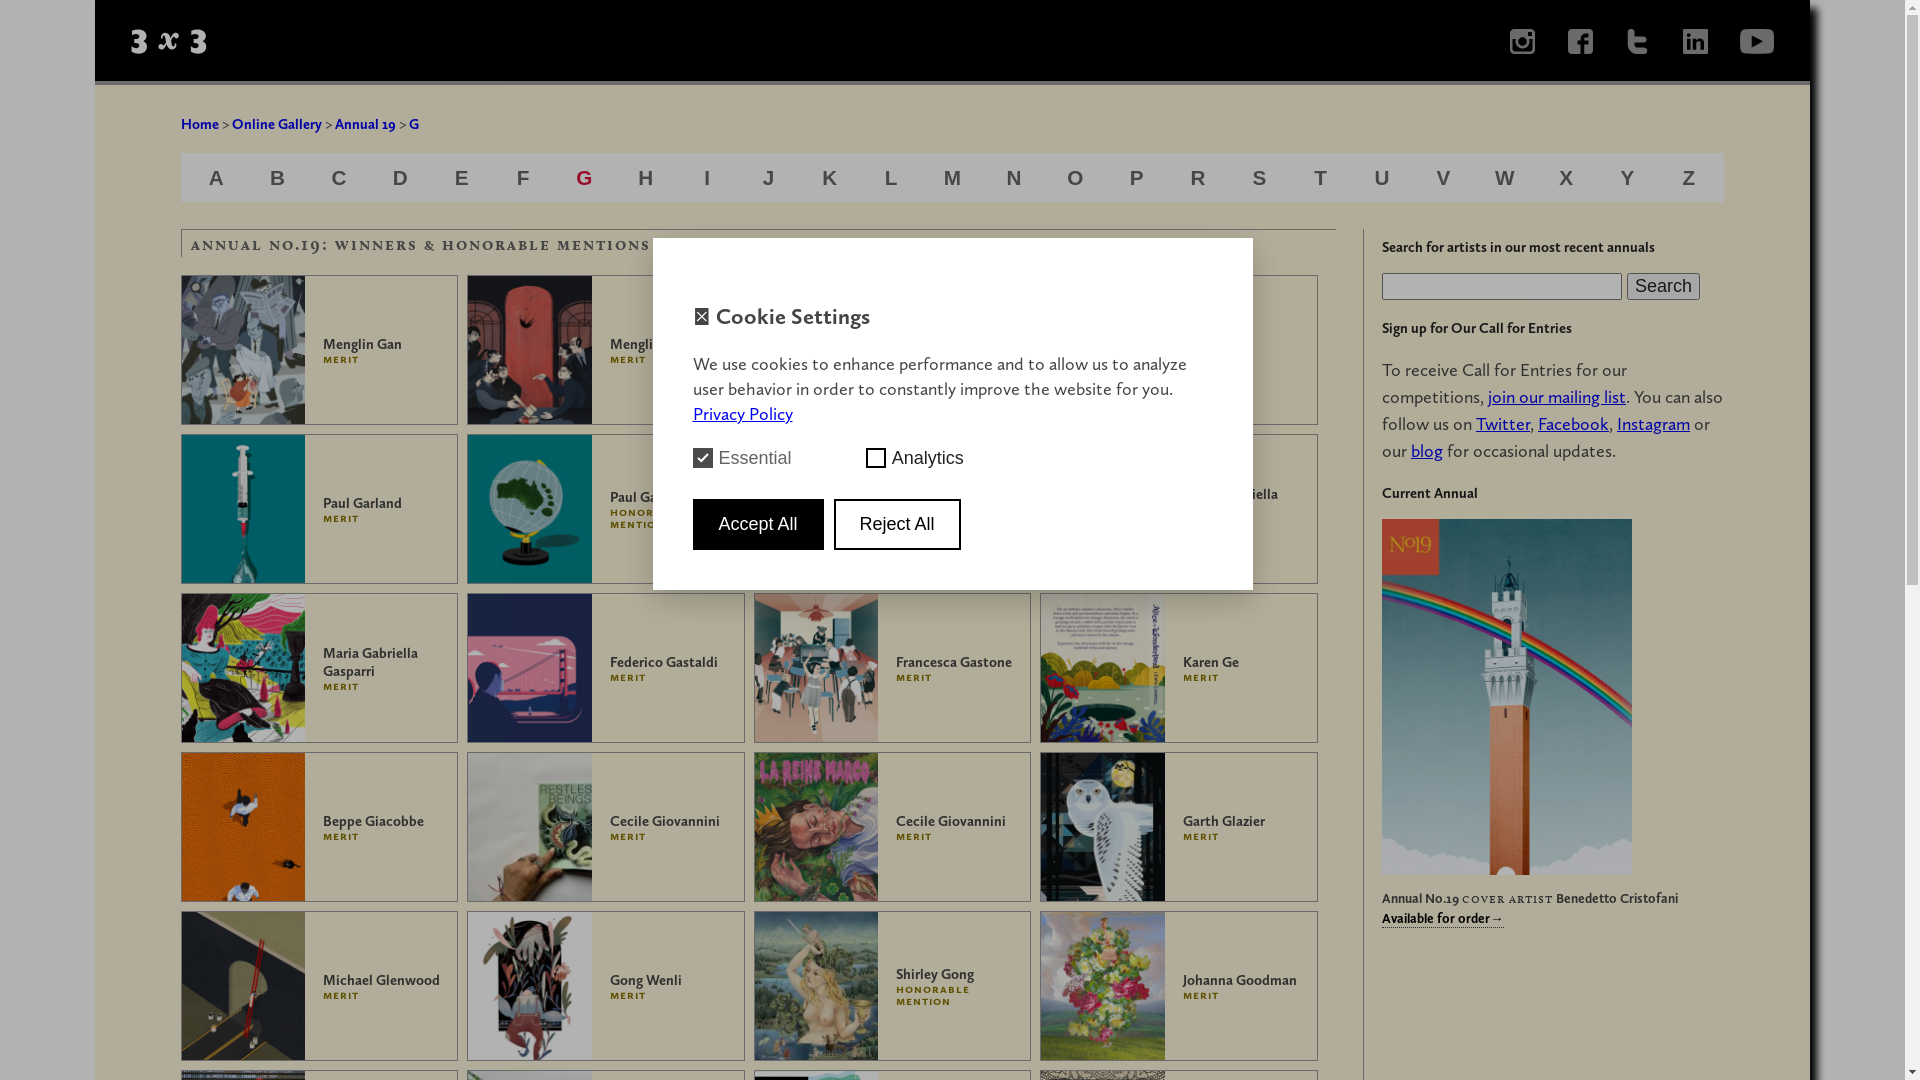  Describe the element at coordinates (829, 176) in the screenshot. I see `'K'` at that location.